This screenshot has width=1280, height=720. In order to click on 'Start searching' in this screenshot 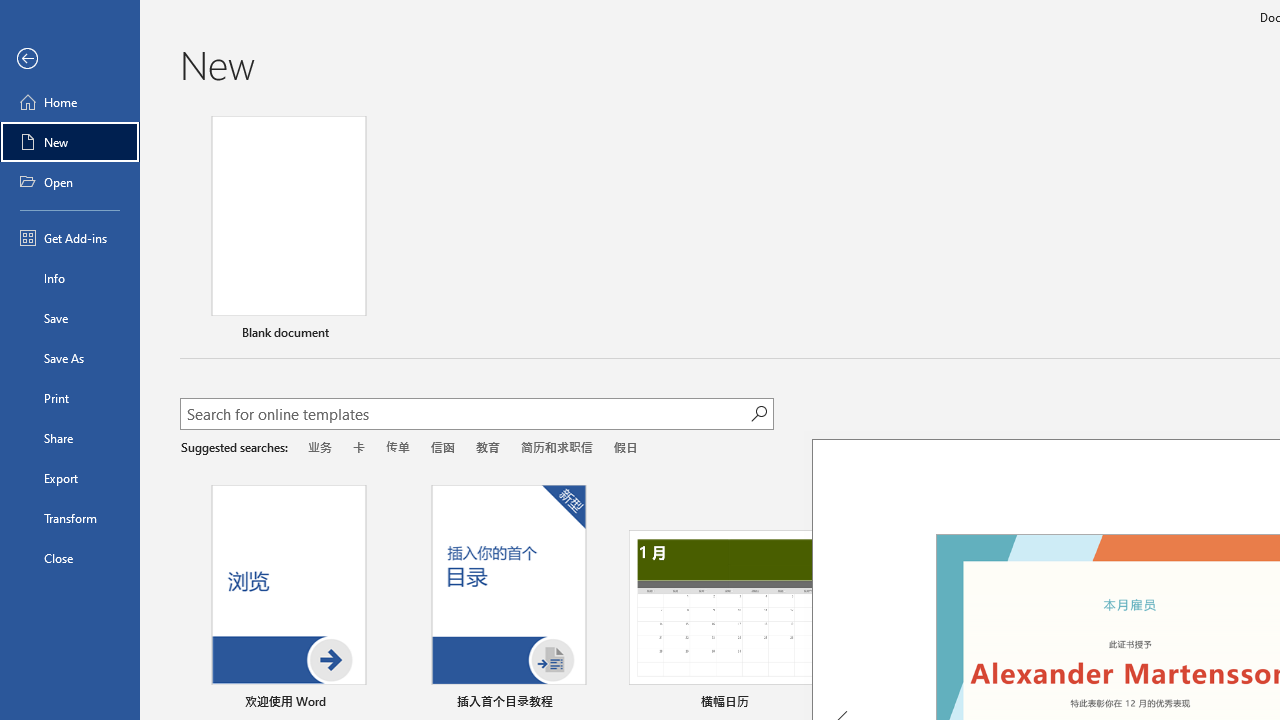, I will do `click(758, 412)`.